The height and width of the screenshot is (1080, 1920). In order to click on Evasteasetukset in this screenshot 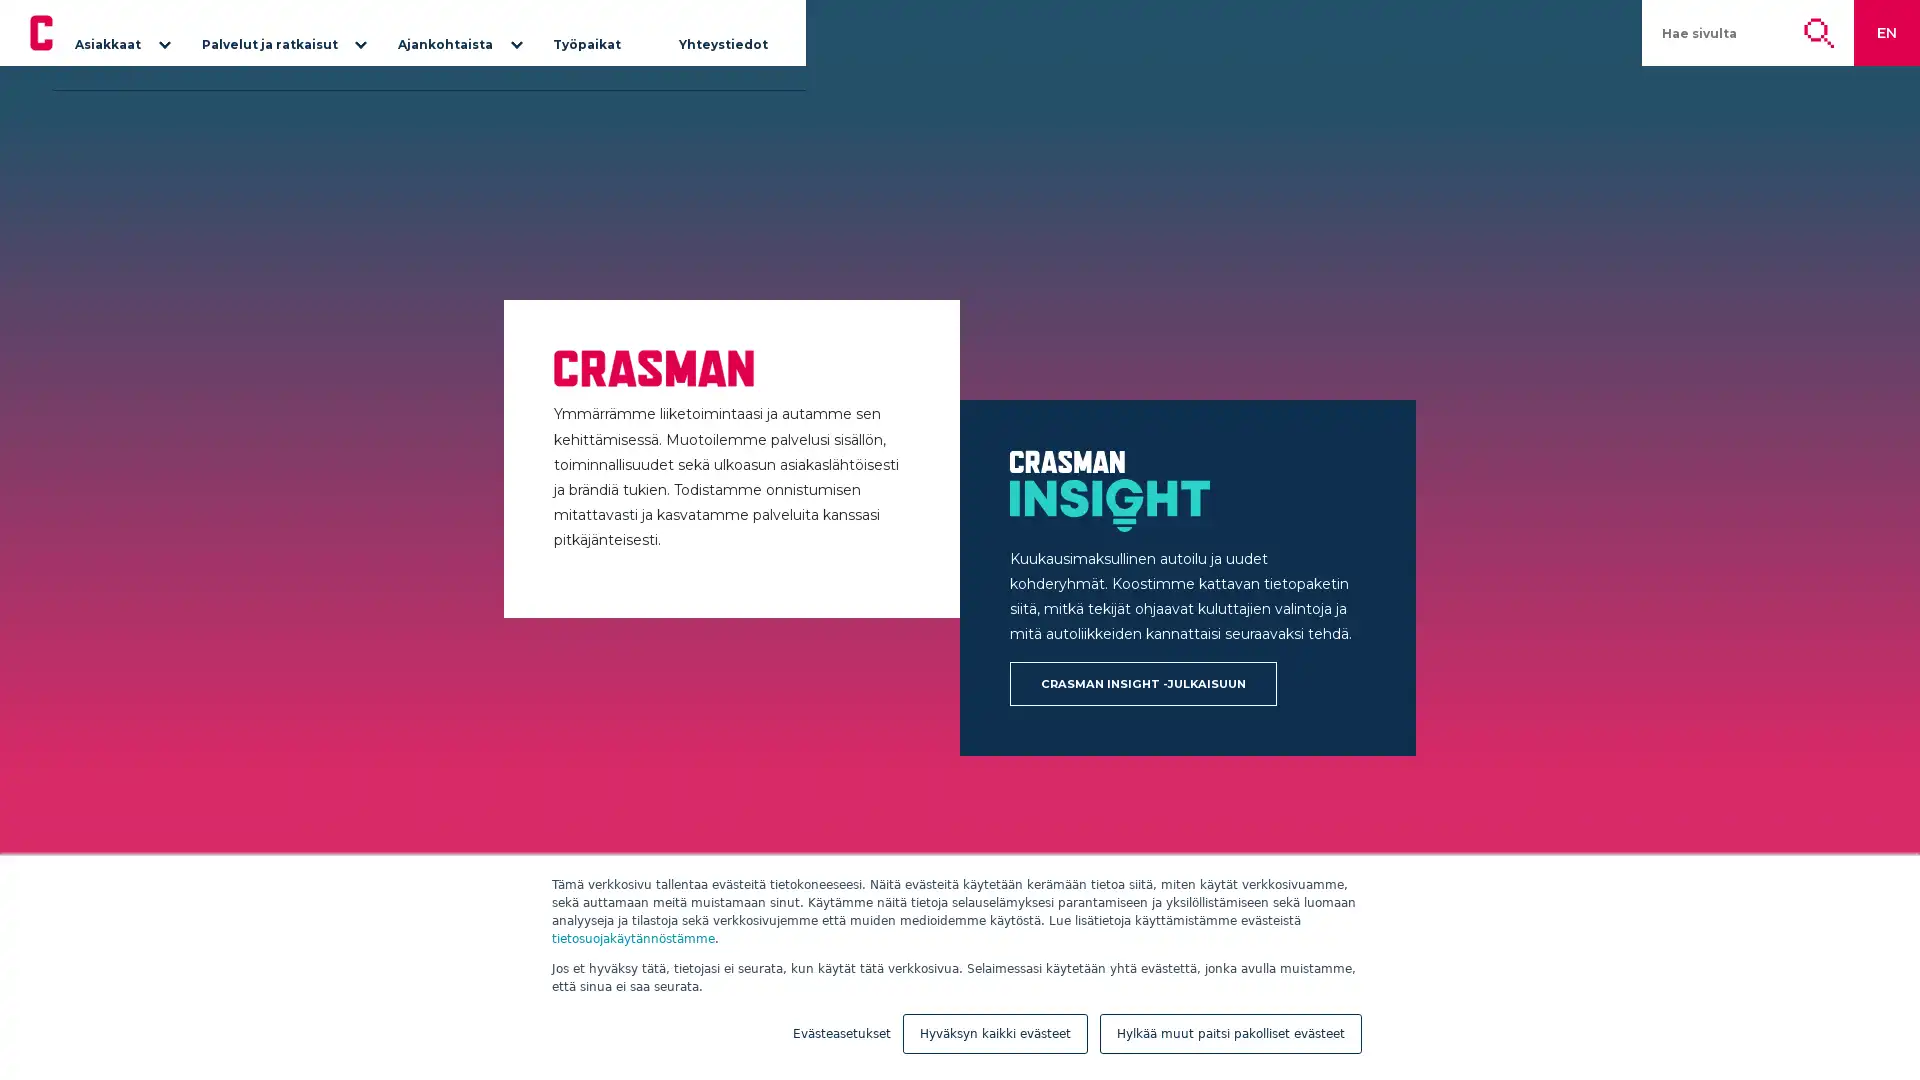, I will do `click(841, 1033)`.